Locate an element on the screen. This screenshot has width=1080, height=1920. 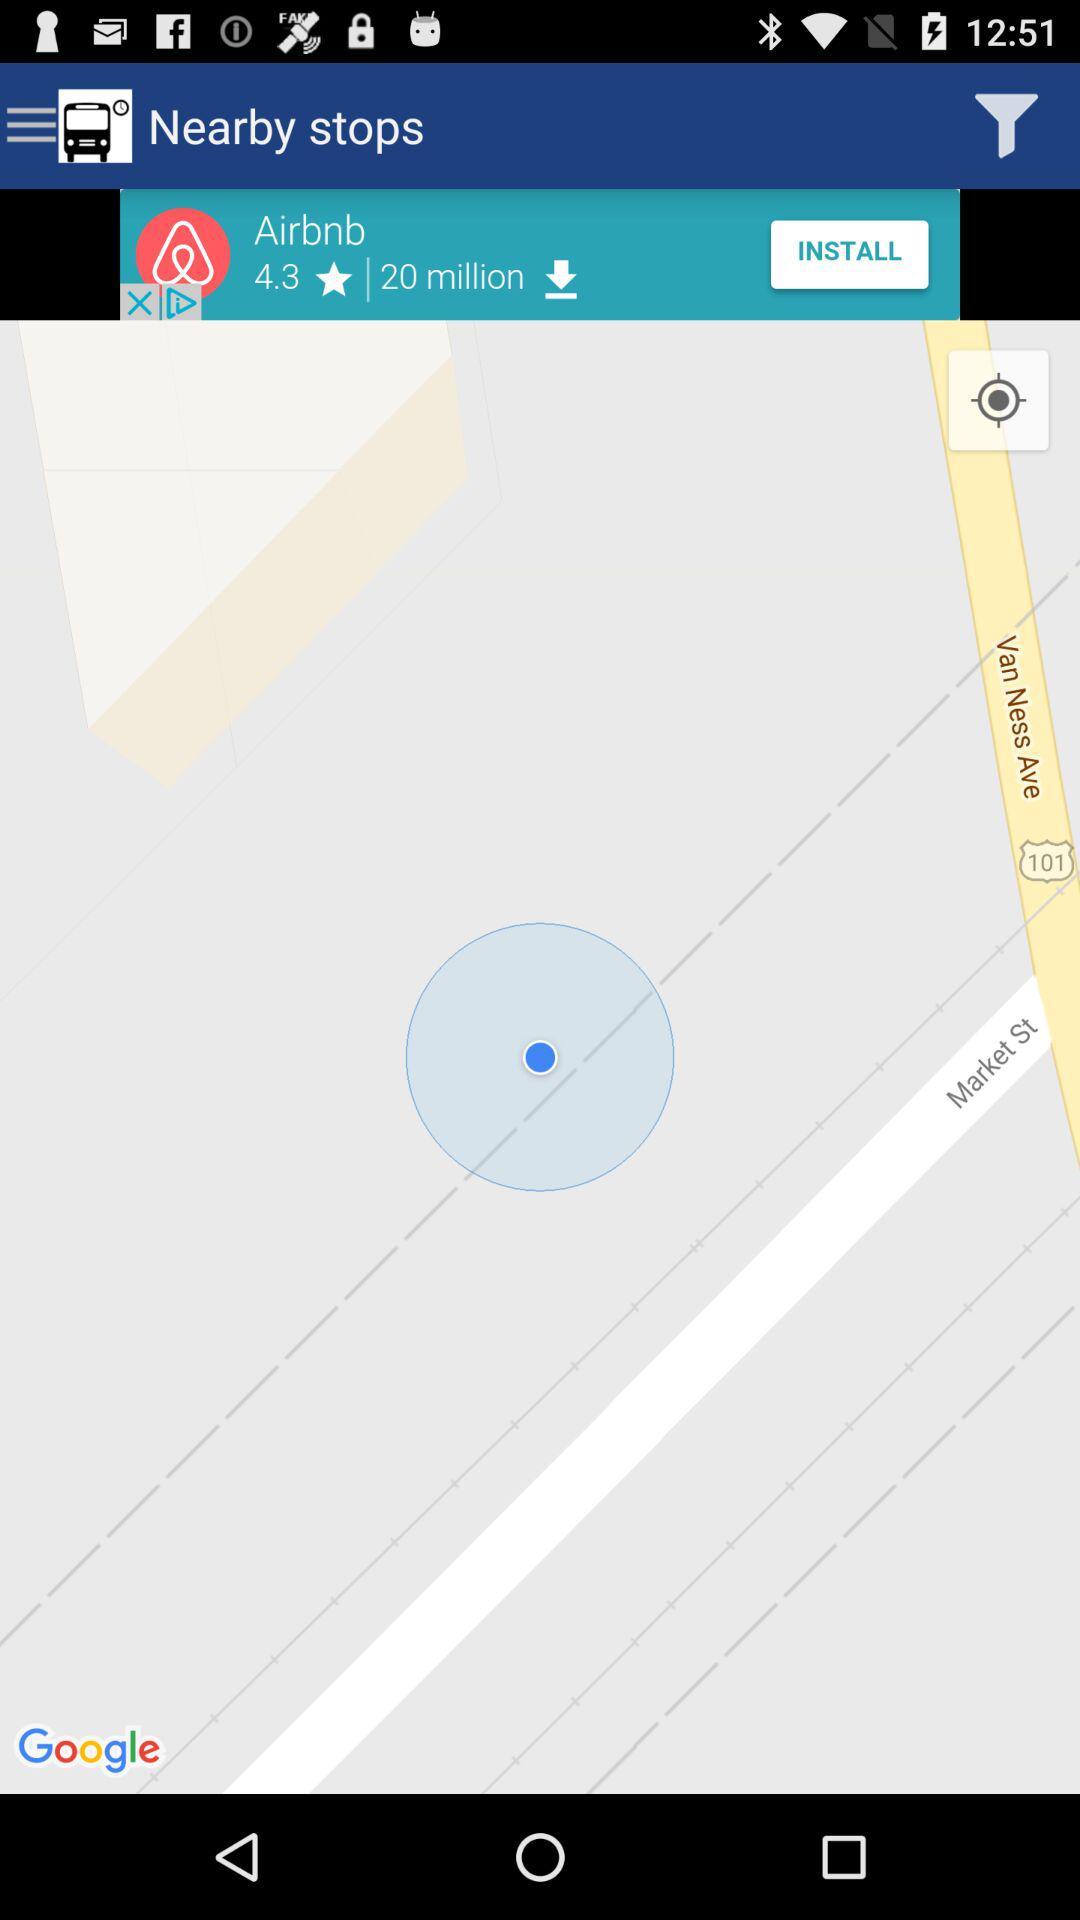
advertisement is located at coordinates (540, 253).